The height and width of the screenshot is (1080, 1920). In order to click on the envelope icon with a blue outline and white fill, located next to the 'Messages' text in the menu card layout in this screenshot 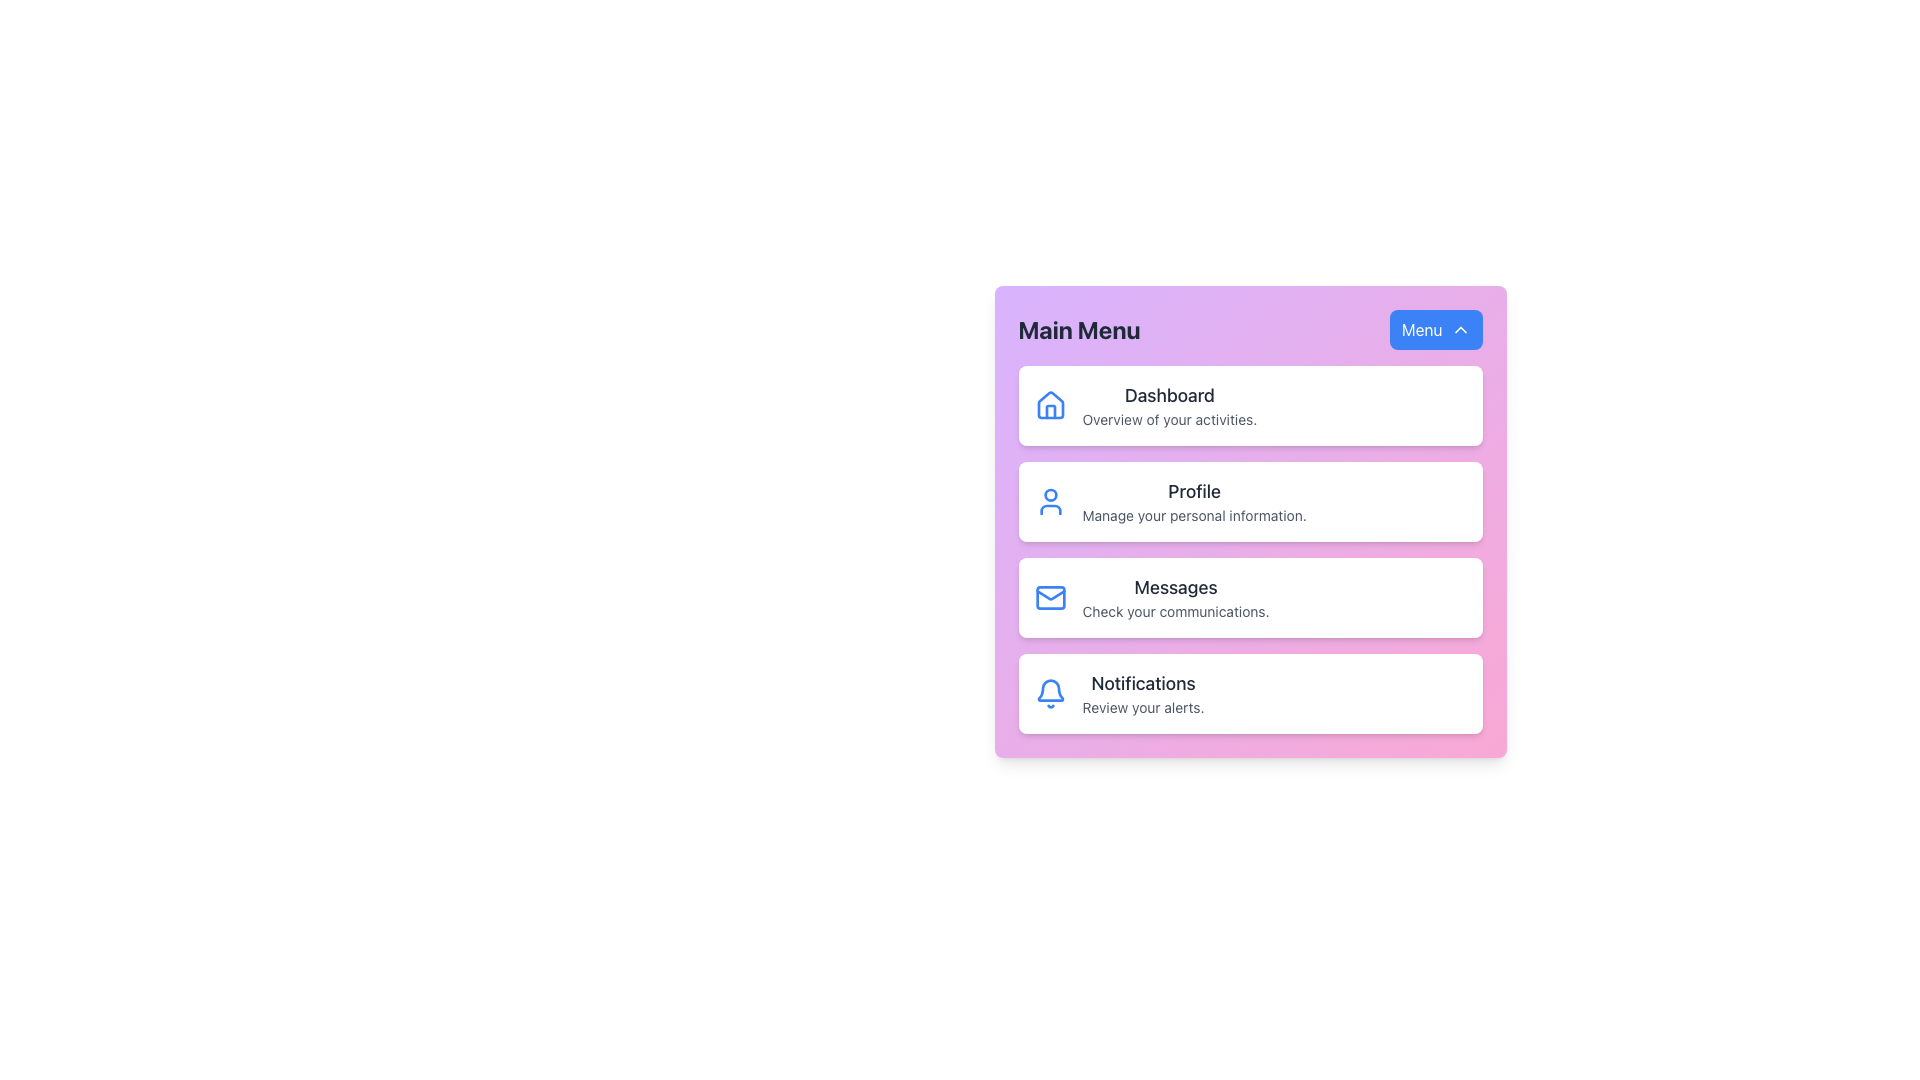, I will do `click(1049, 596)`.